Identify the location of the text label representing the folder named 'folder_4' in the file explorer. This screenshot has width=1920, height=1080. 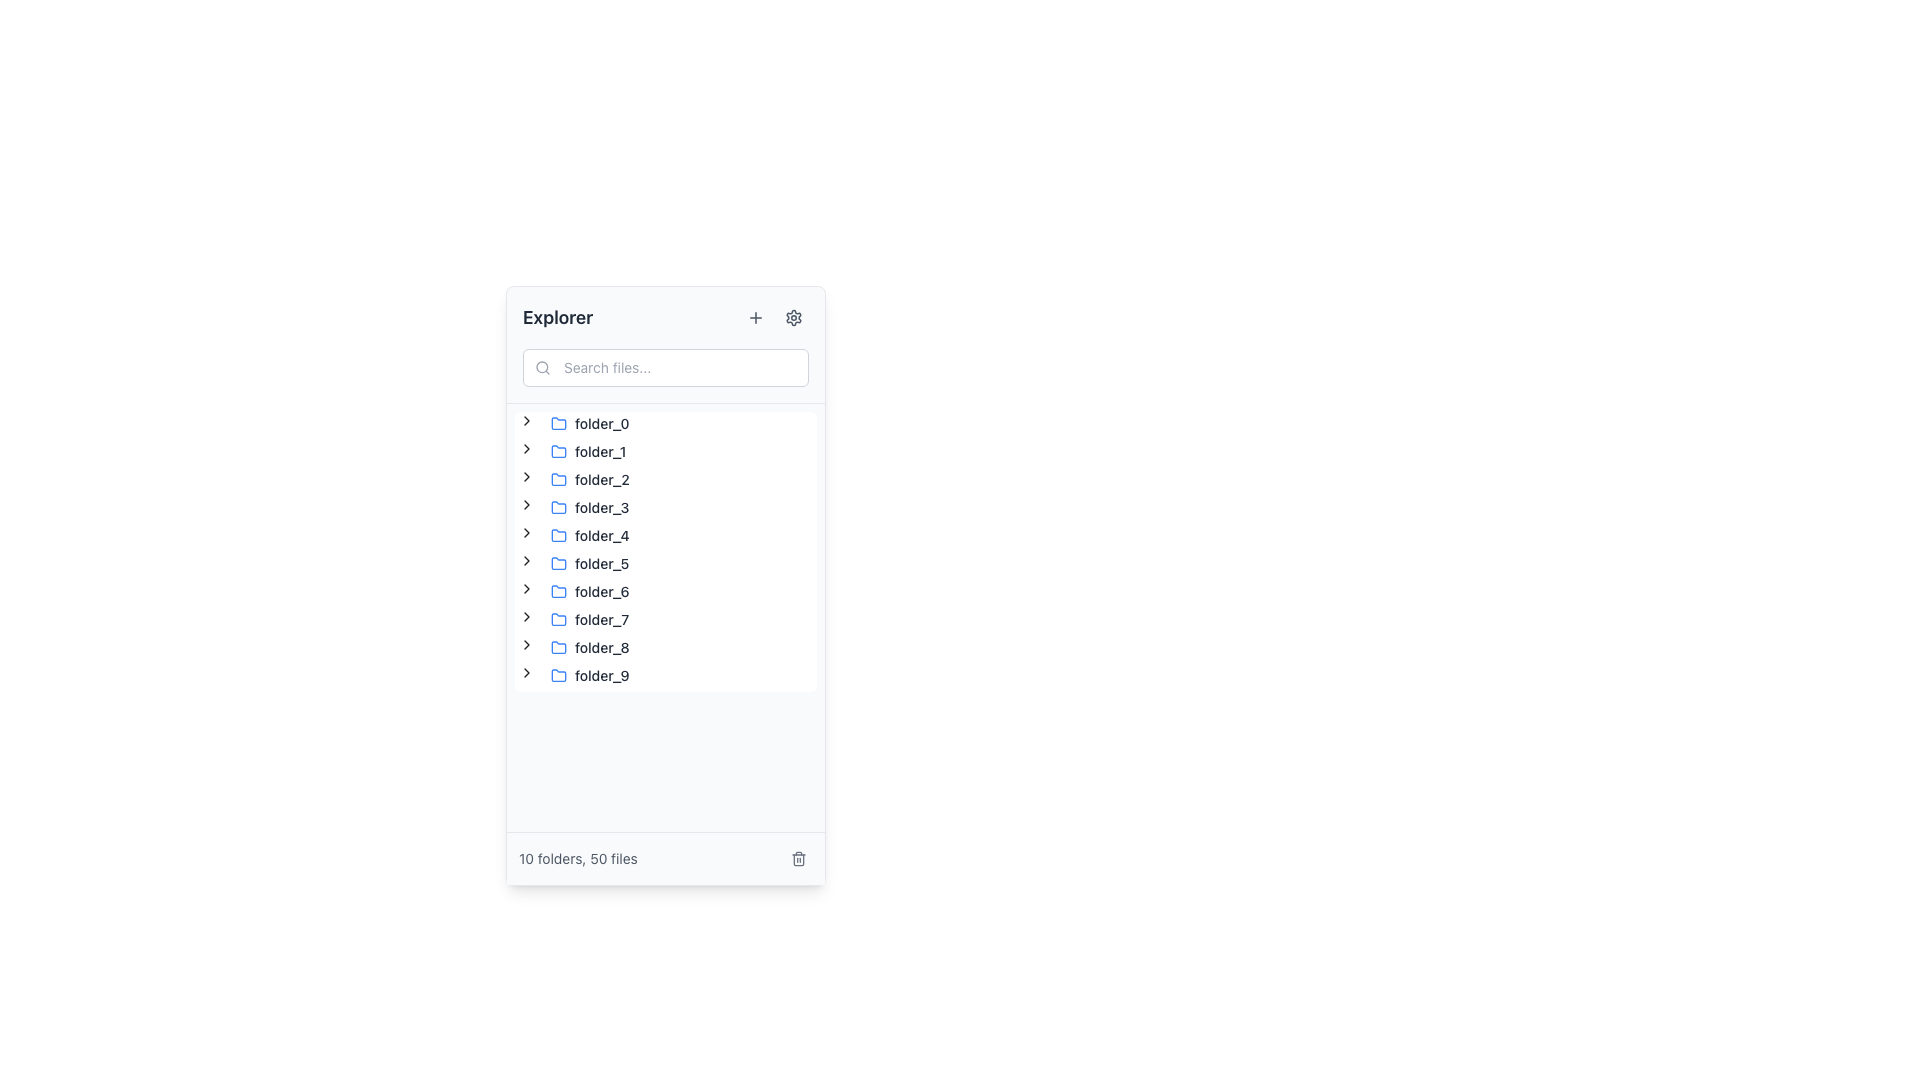
(601, 535).